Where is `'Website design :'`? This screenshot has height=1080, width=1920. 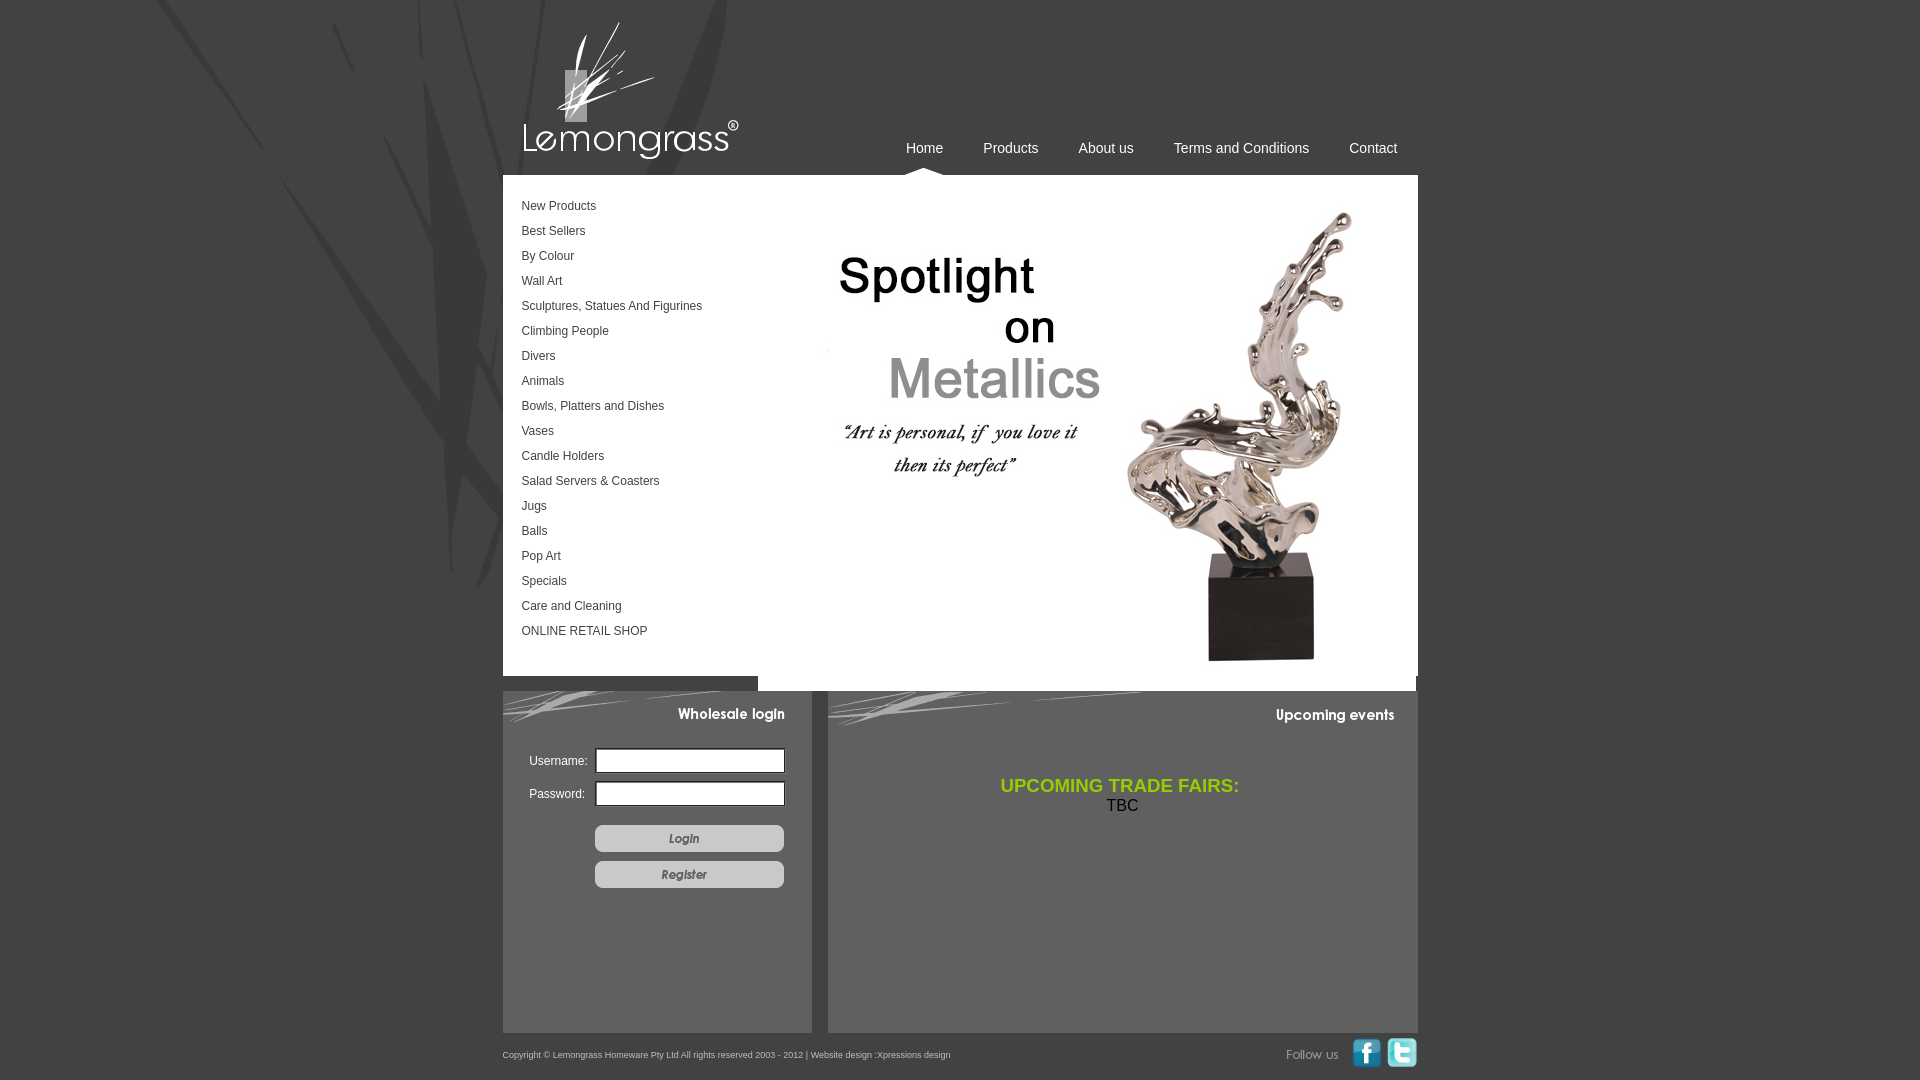 'Website design :' is located at coordinates (844, 1054).